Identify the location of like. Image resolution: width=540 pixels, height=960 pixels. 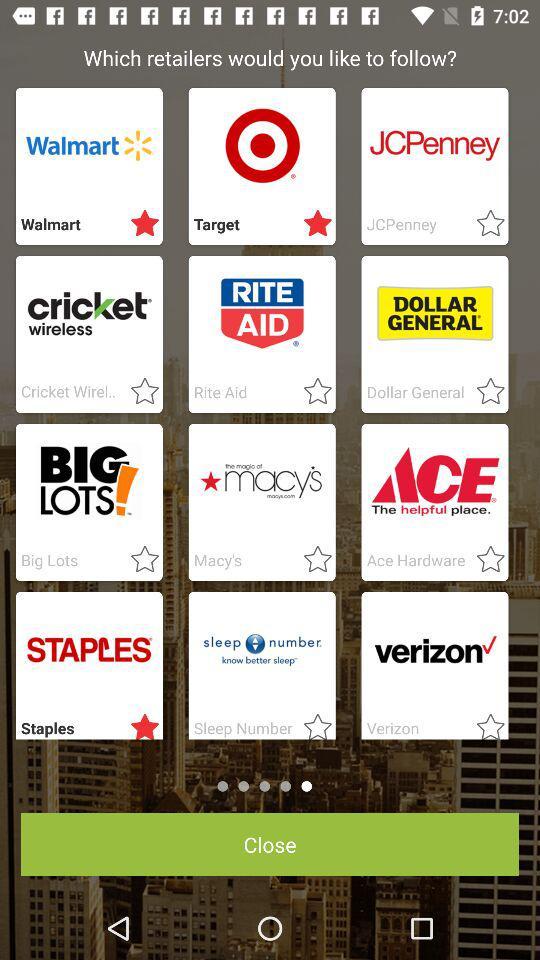
(138, 560).